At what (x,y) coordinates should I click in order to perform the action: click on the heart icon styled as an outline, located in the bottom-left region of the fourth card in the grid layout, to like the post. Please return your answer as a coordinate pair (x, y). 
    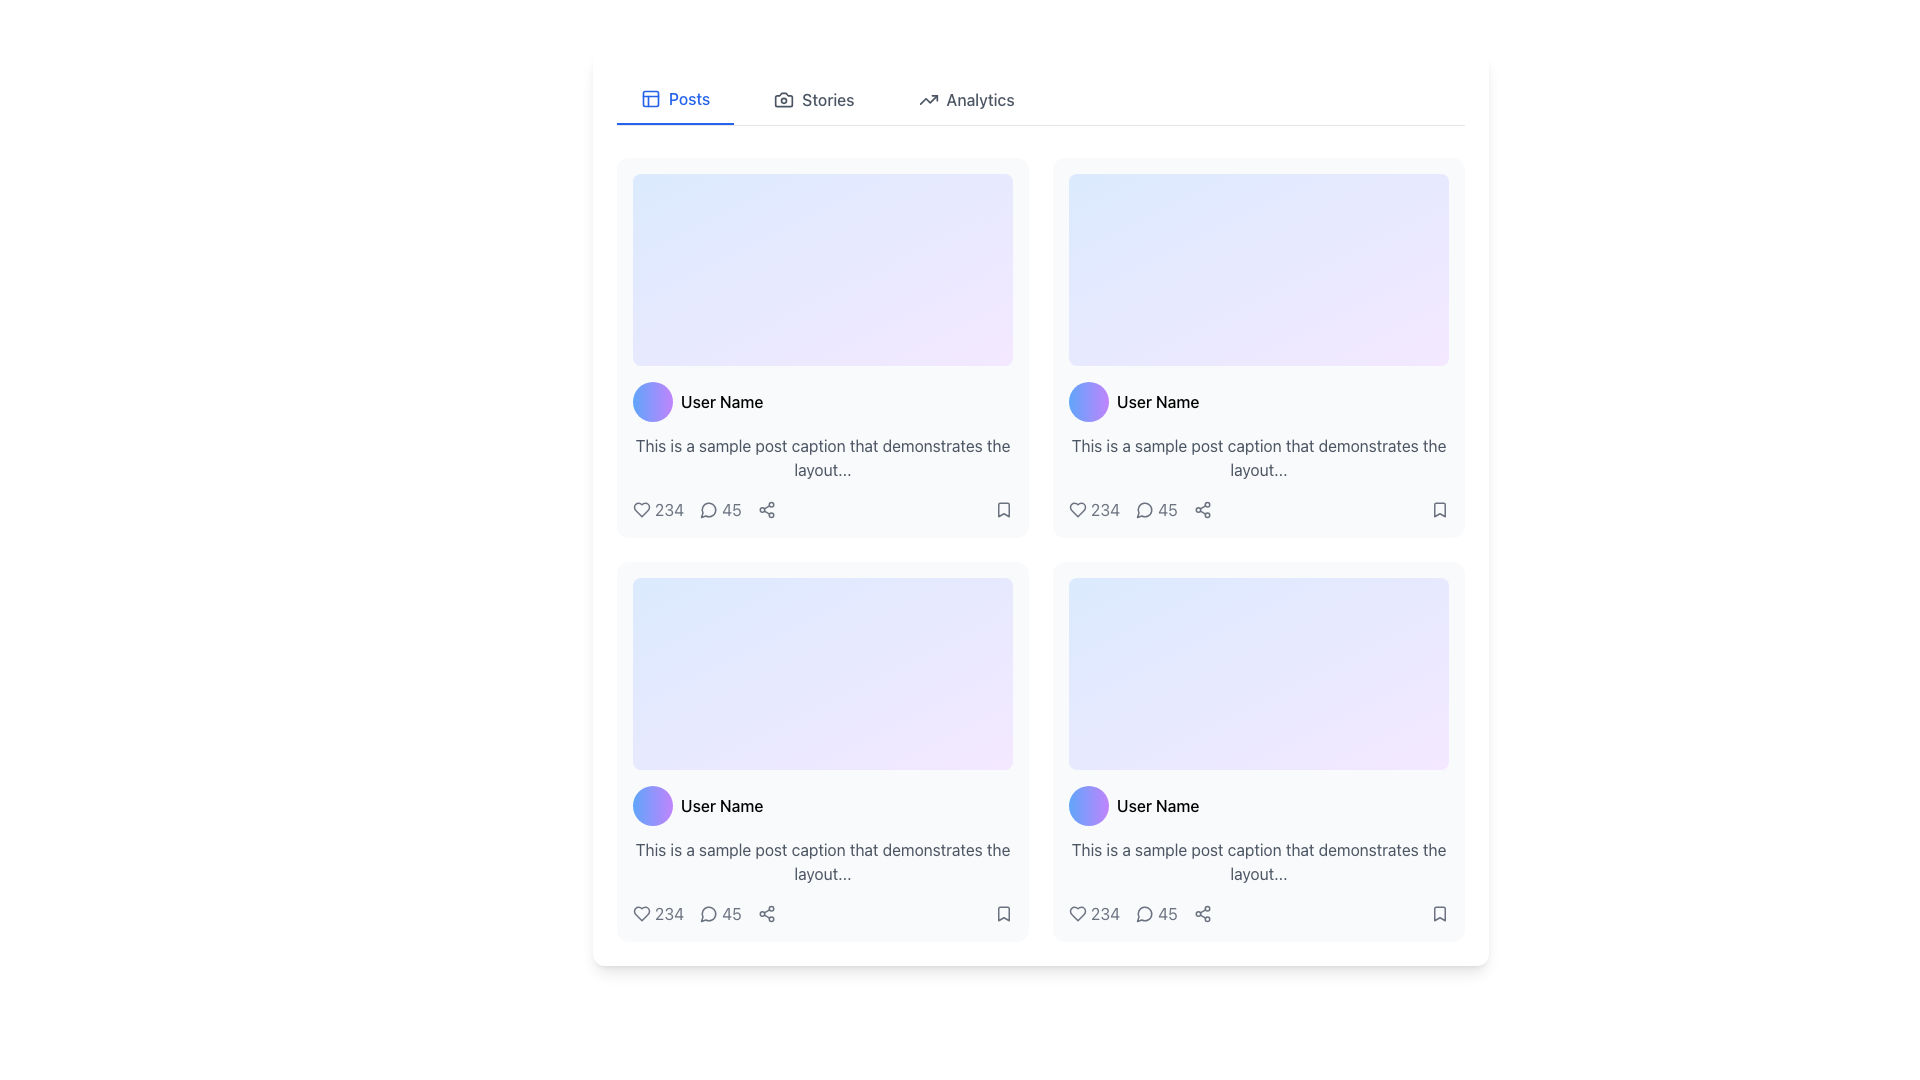
    Looking at the image, I should click on (642, 914).